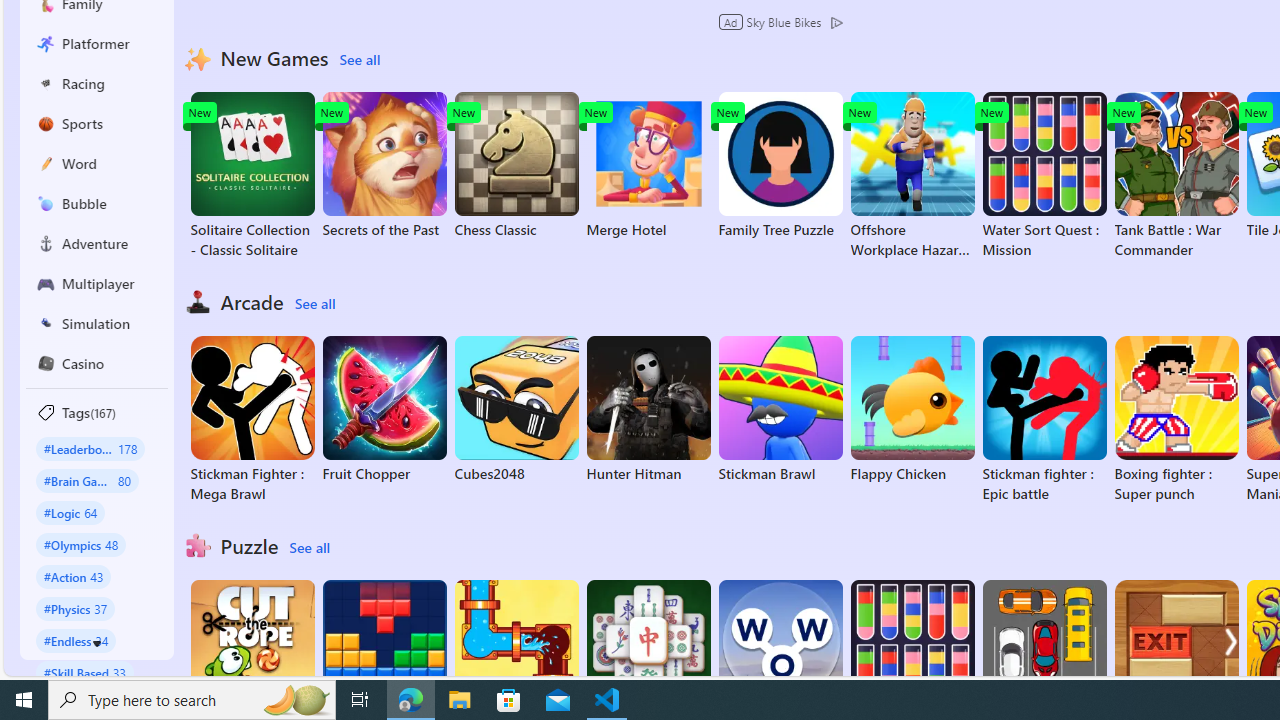 Image resolution: width=1280 pixels, height=720 pixels. What do you see at coordinates (251, 175) in the screenshot?
I see `'Solitaire Collection - Classic Solitaire'` at bounding box center [251, 175].